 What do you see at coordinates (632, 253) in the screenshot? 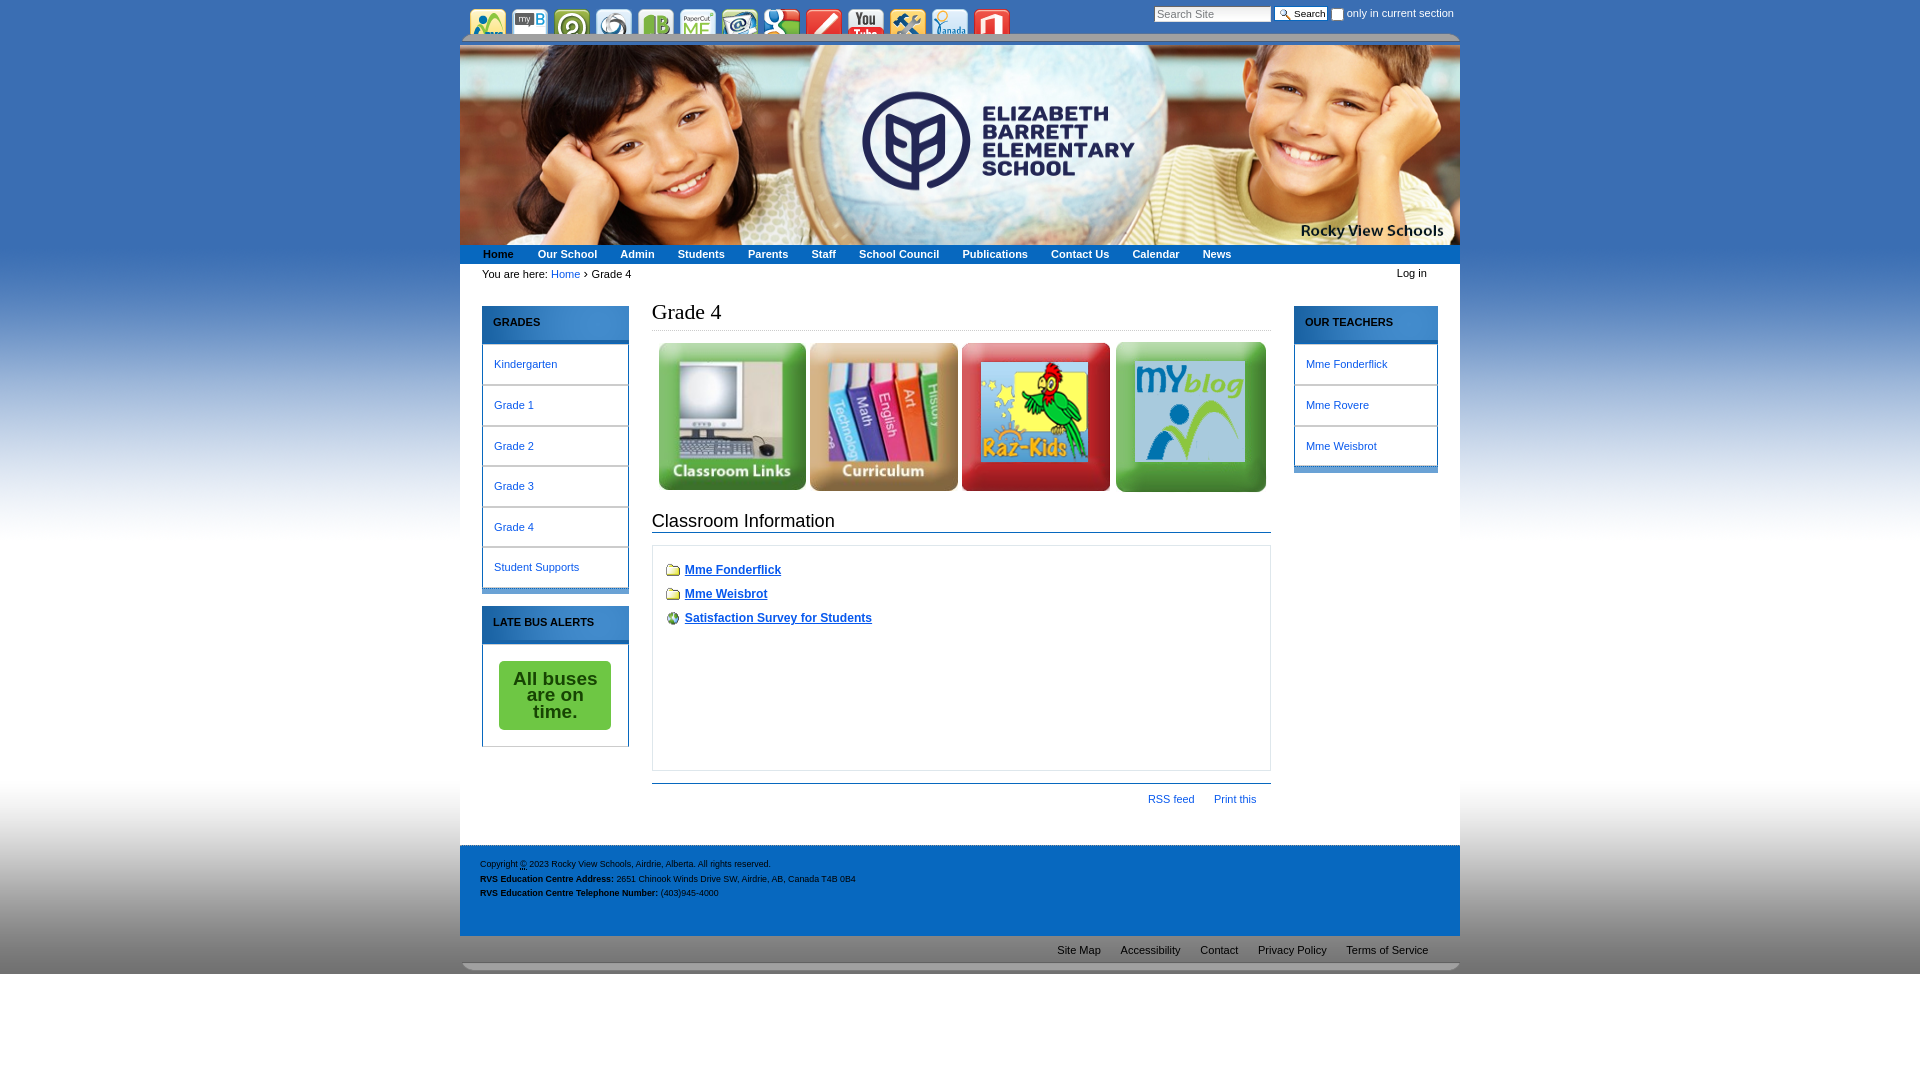
I see `'Admin'` at bounding box center [632, 253].